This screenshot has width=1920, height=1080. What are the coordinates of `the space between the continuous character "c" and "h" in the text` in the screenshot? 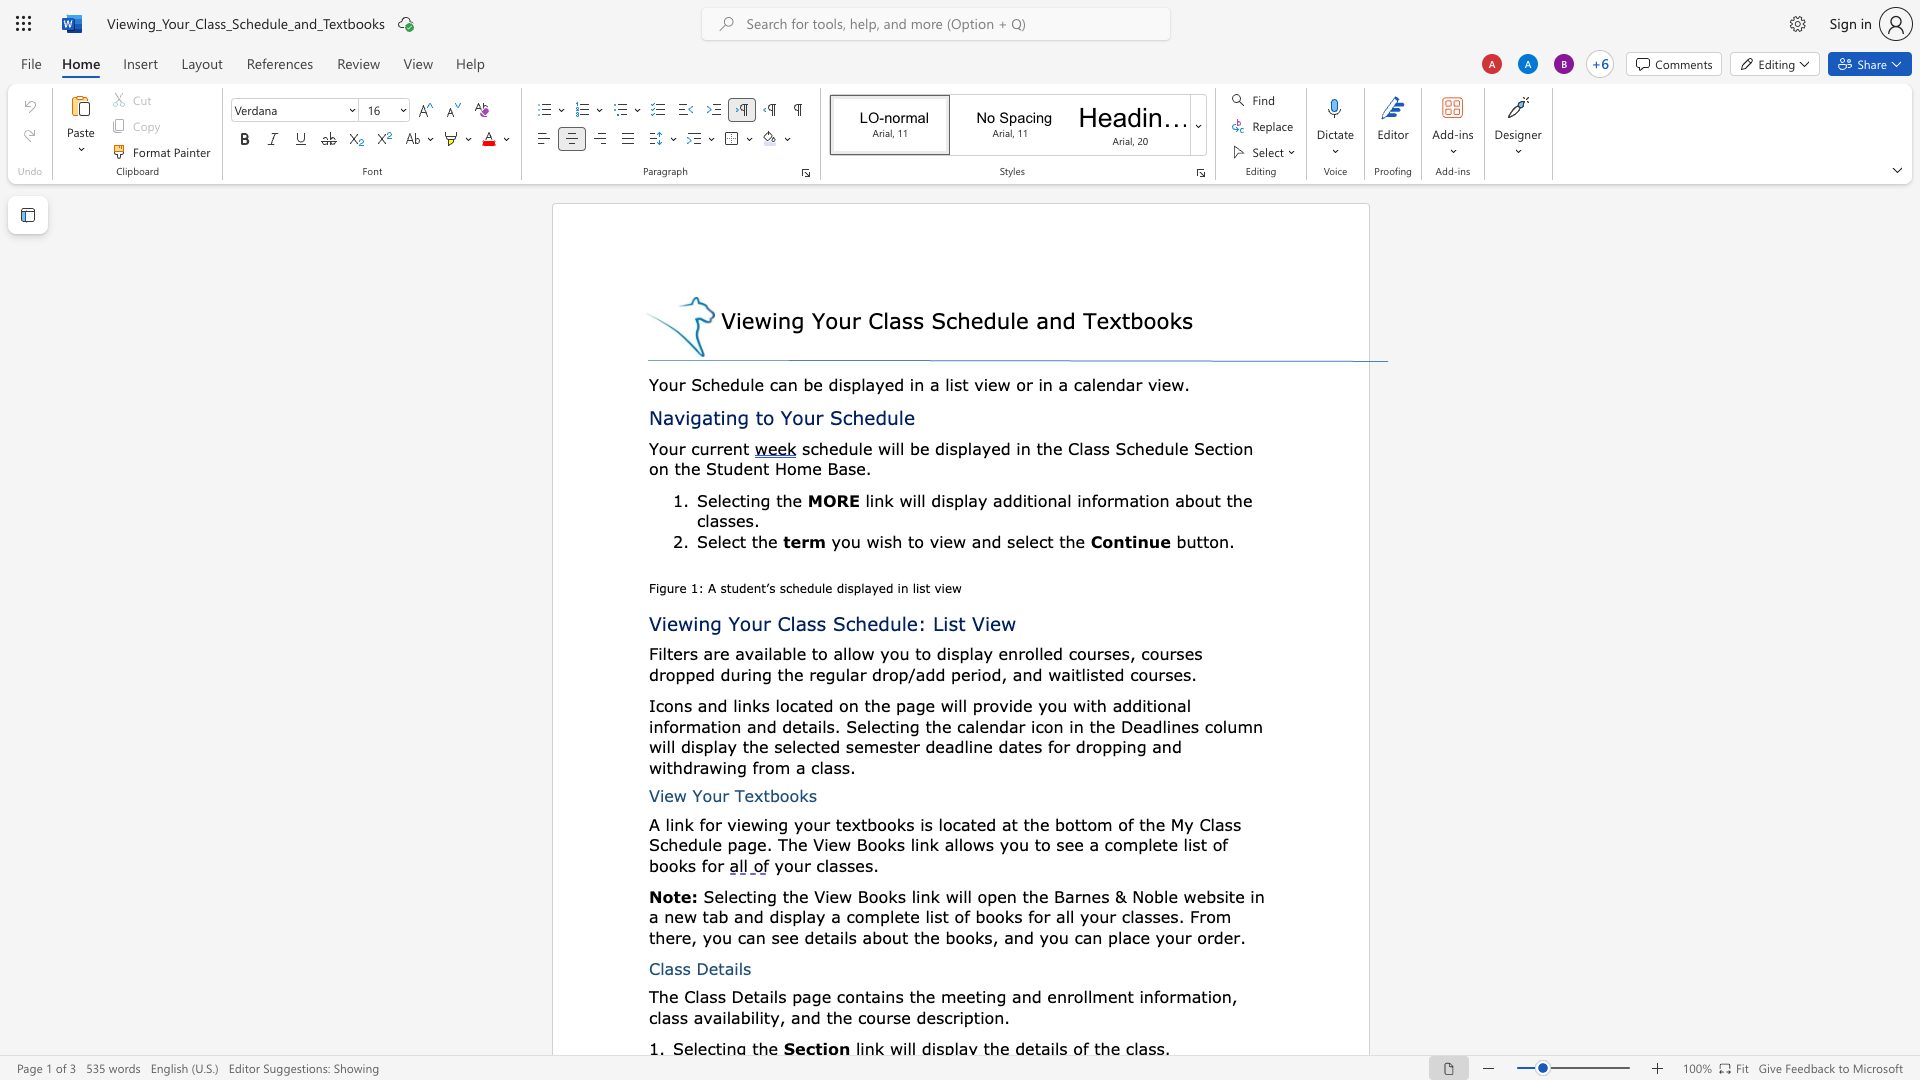 It's located at (853, 416).